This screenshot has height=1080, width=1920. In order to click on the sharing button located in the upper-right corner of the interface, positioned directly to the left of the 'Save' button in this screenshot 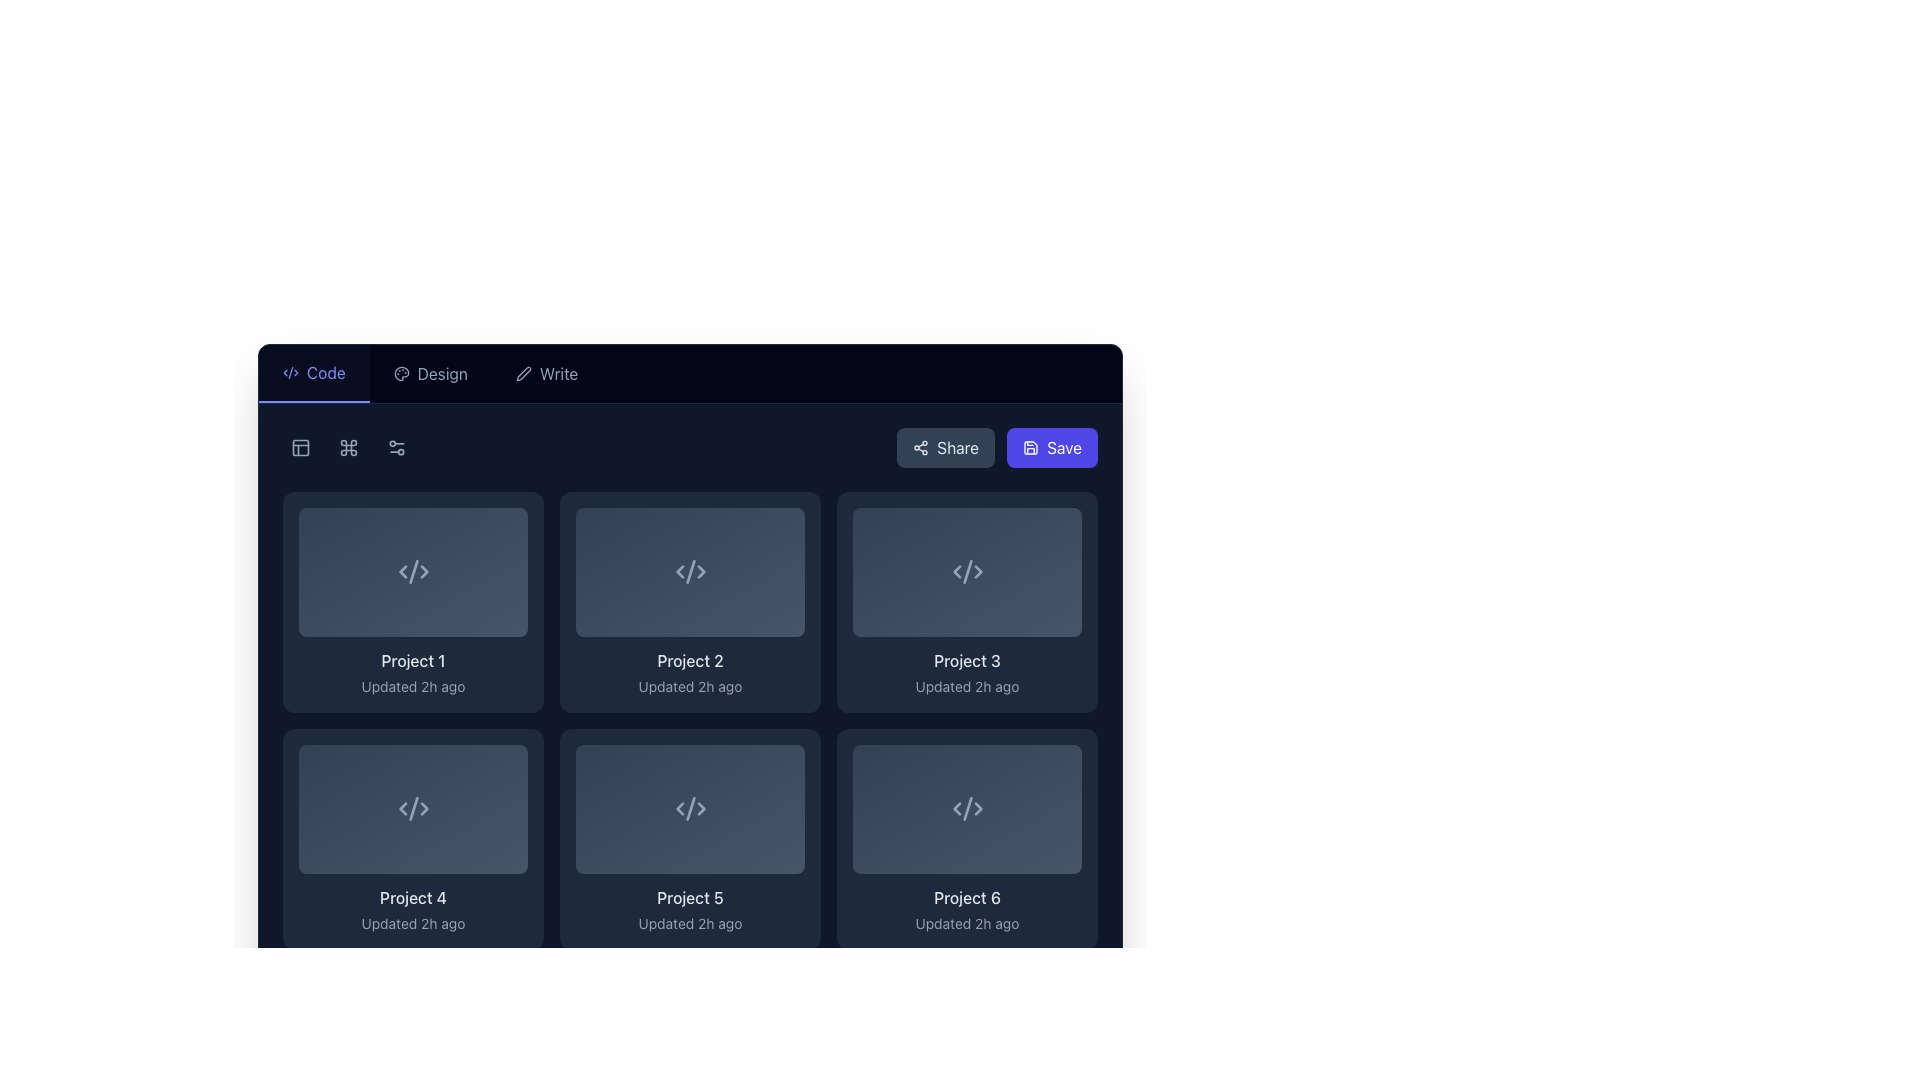, I will do `click(945, 446)`.